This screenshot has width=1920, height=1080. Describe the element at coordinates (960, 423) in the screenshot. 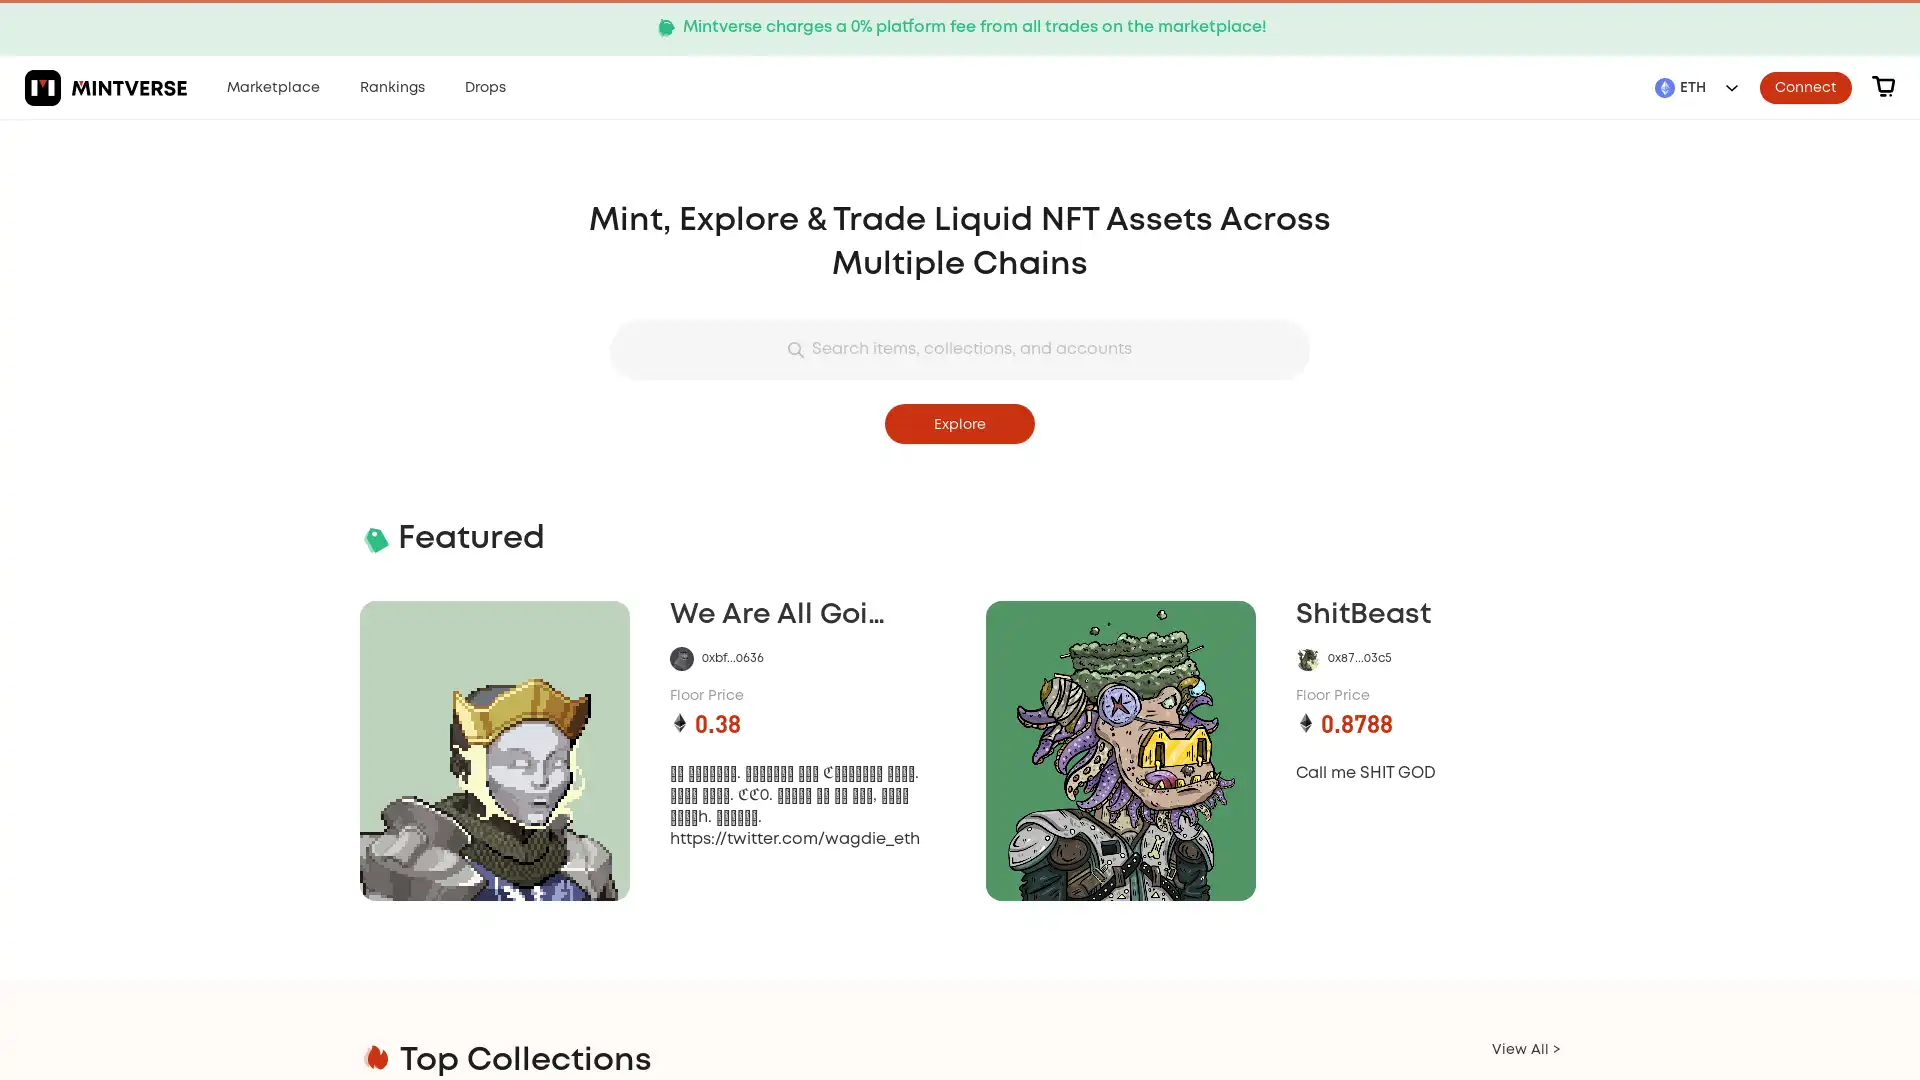

I see `Explore` at that location.